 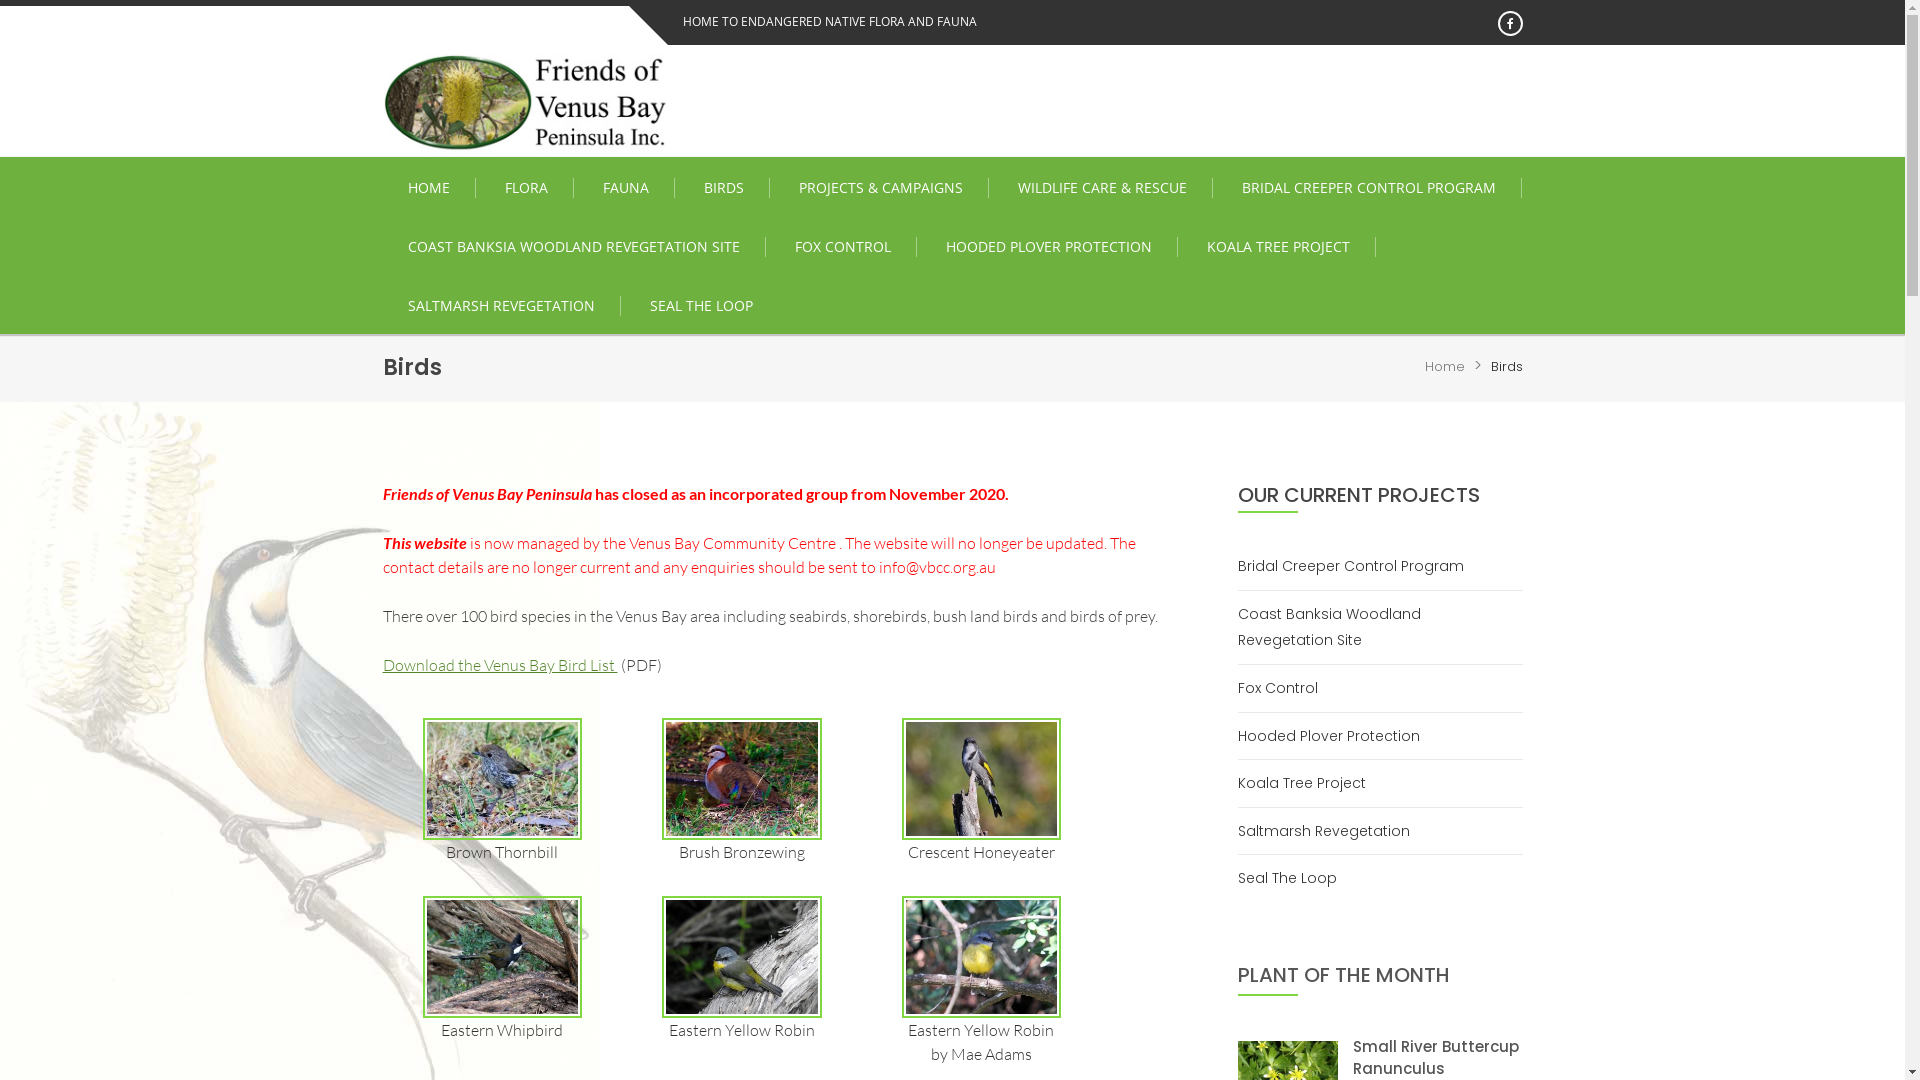 I want to click on 'HOODED PLOVER PROTECTION', so click(x=1047, y=245).